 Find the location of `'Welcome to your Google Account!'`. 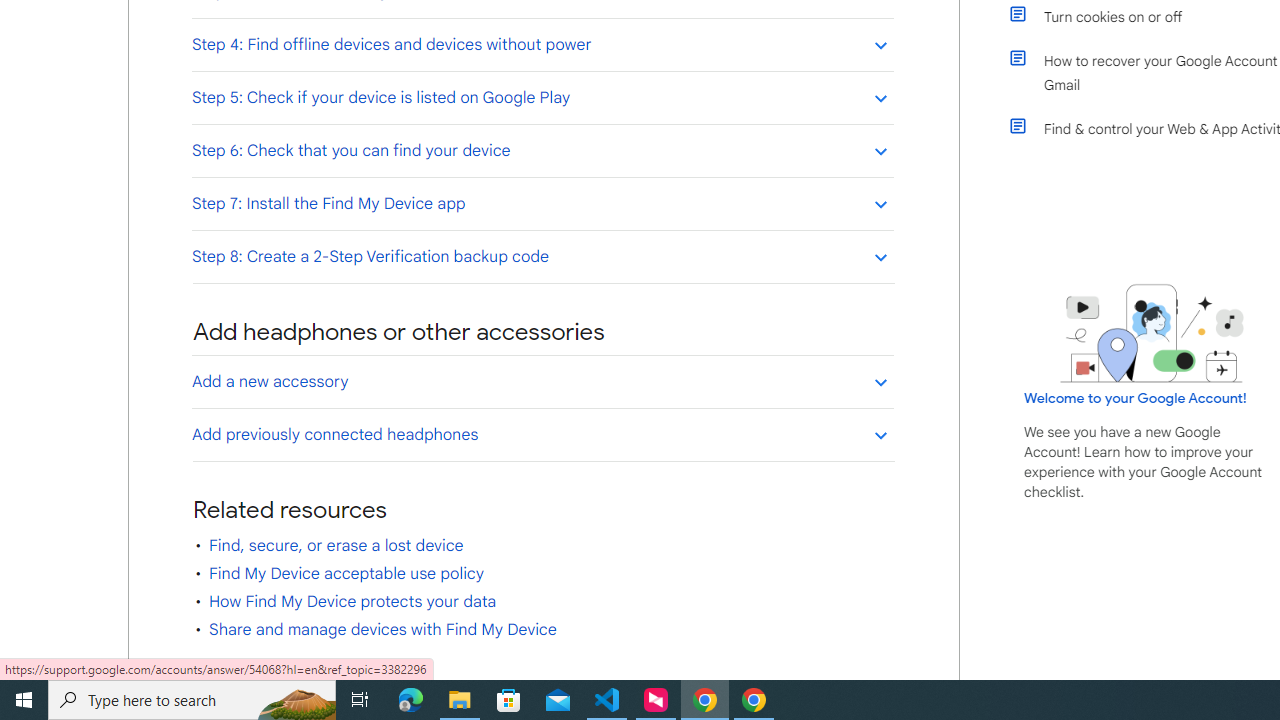

'Welcome to your Google Account!' is located at coordinates (1135, 397).